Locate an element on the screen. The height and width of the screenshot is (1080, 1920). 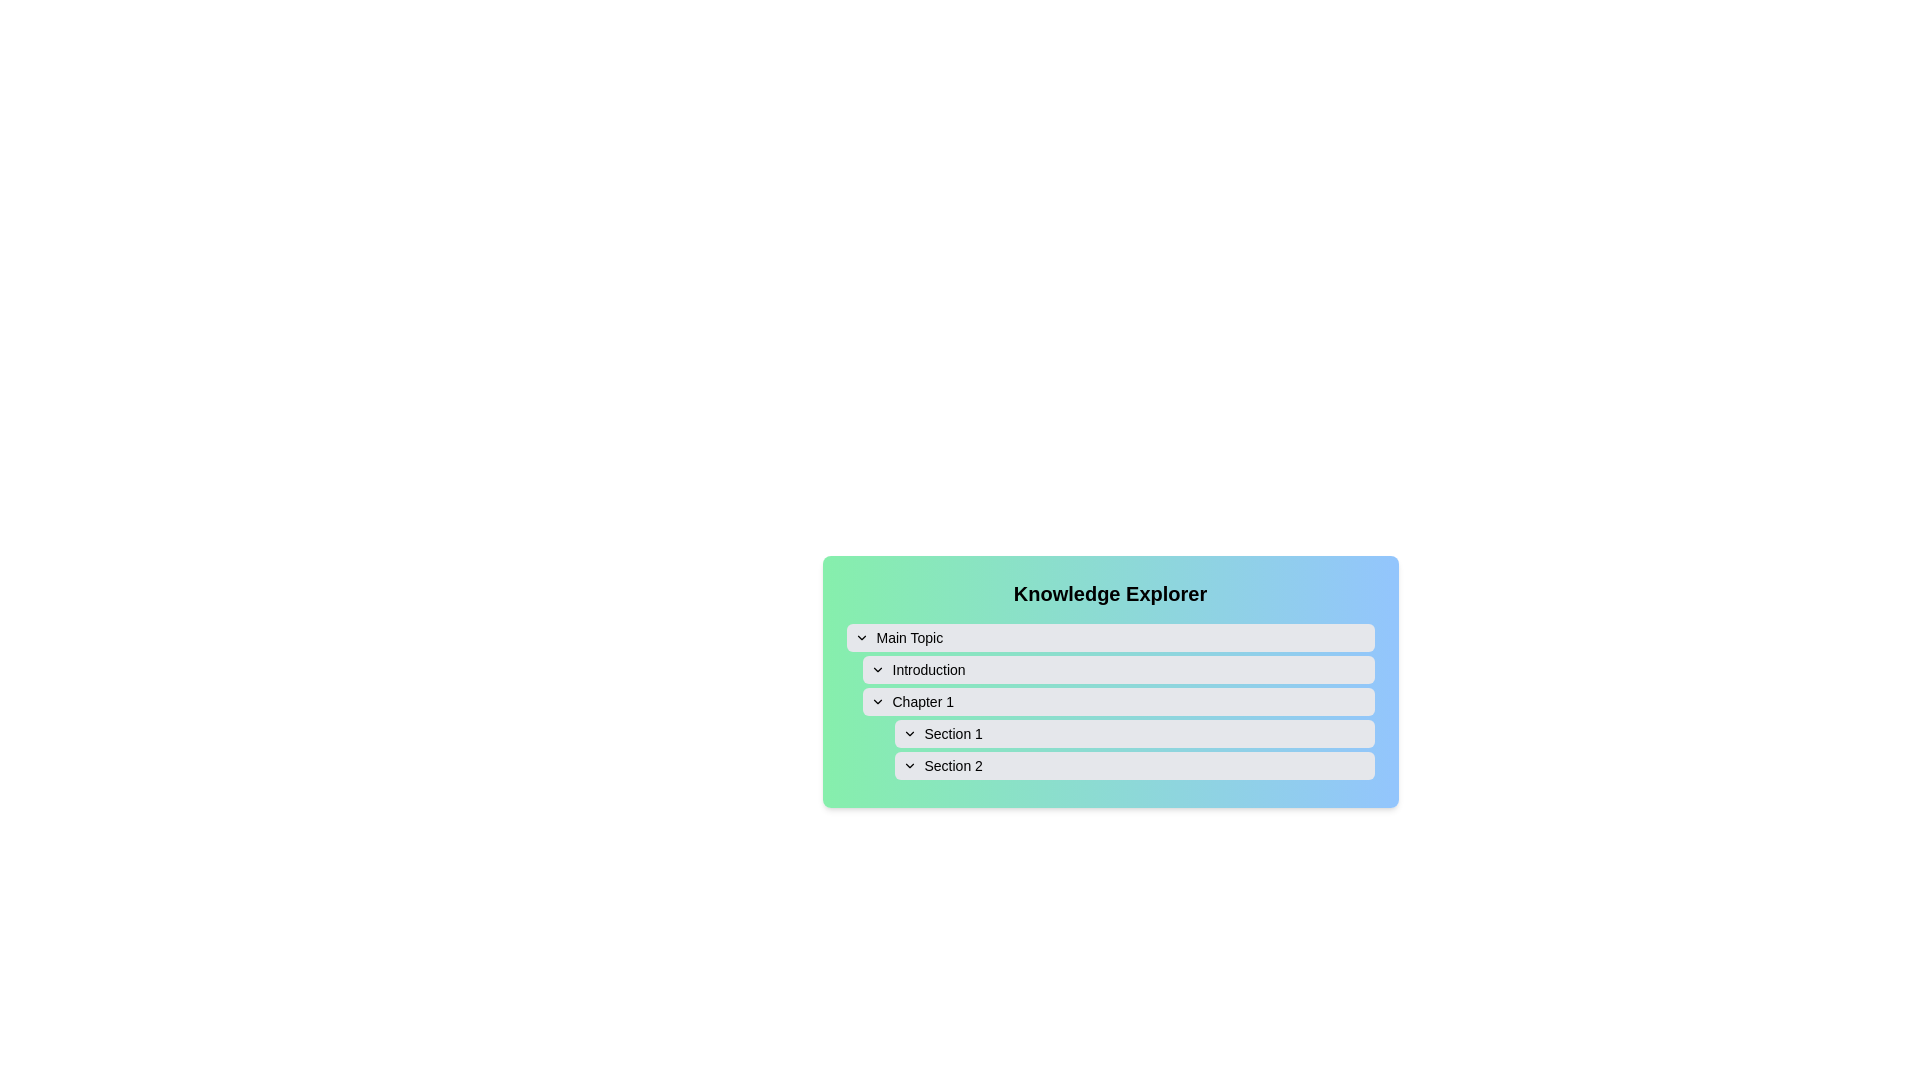
the collapsible list item under 'Chapter 1' to visit its sub-items for navigation is located at coordinates (1117, 733).